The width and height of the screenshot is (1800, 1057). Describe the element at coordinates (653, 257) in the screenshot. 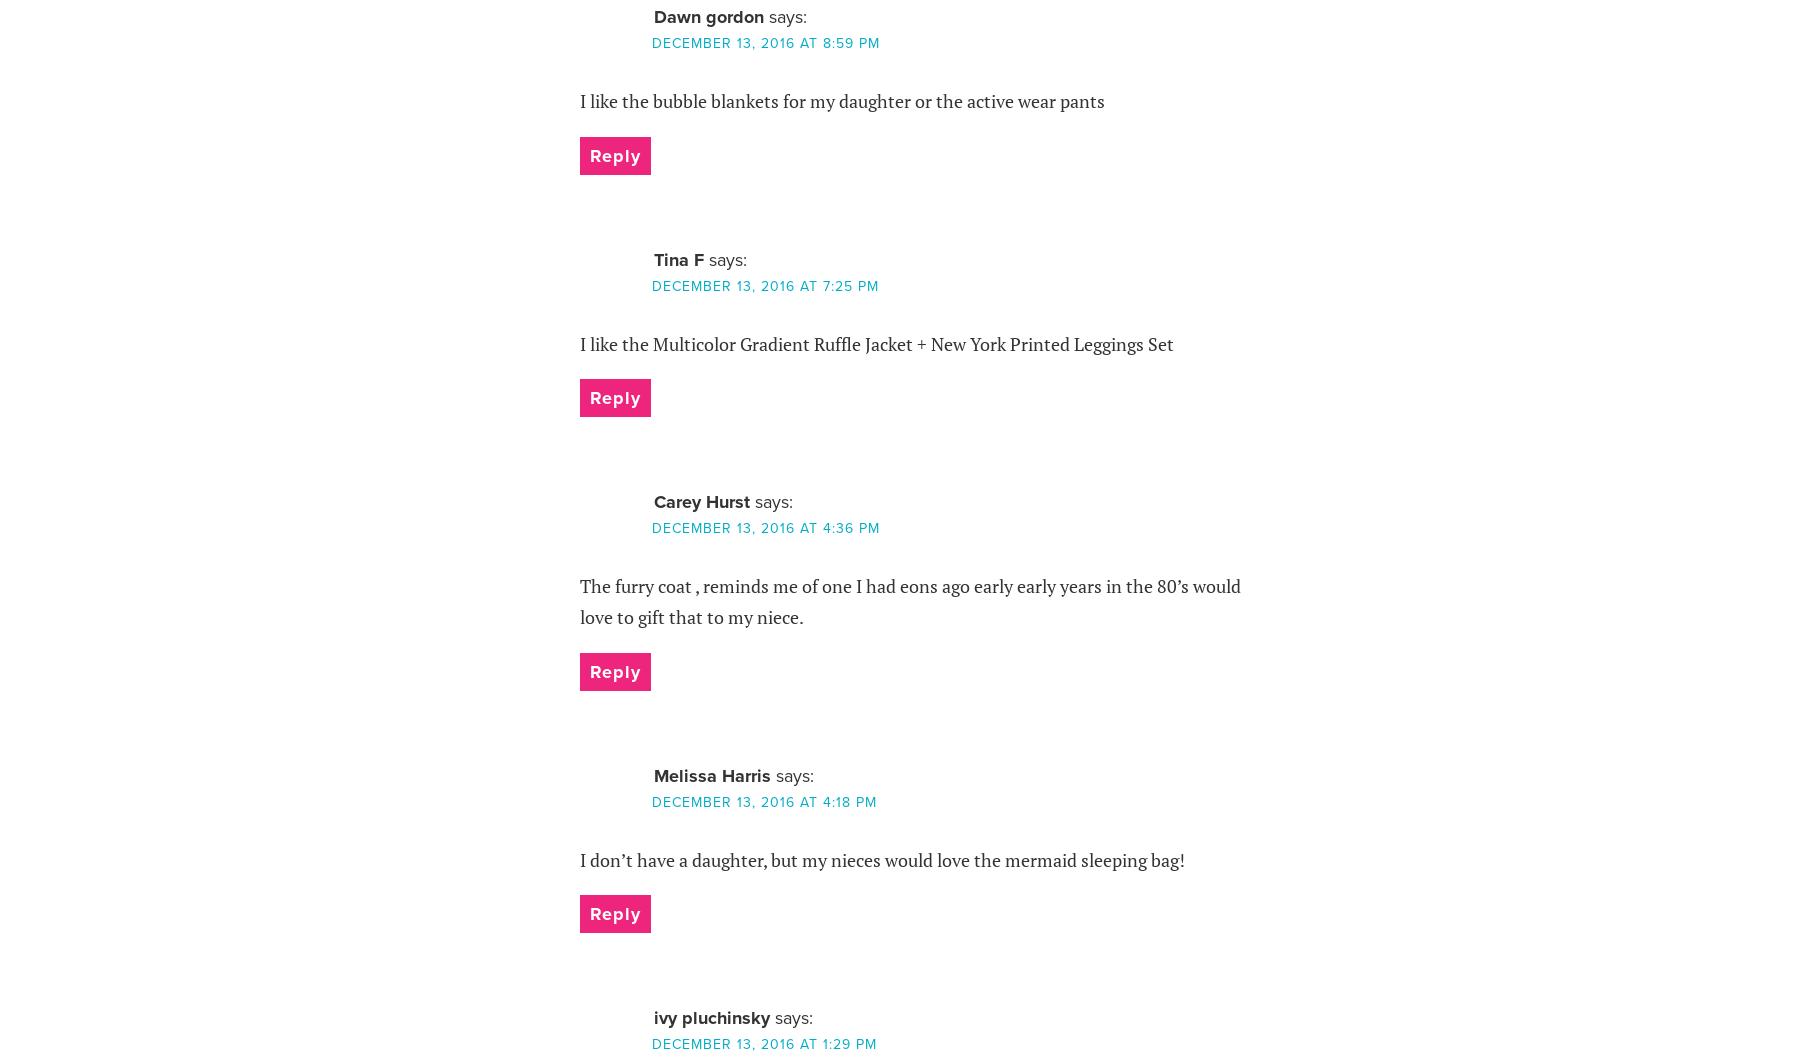

I see `'Tina F'` at that location.